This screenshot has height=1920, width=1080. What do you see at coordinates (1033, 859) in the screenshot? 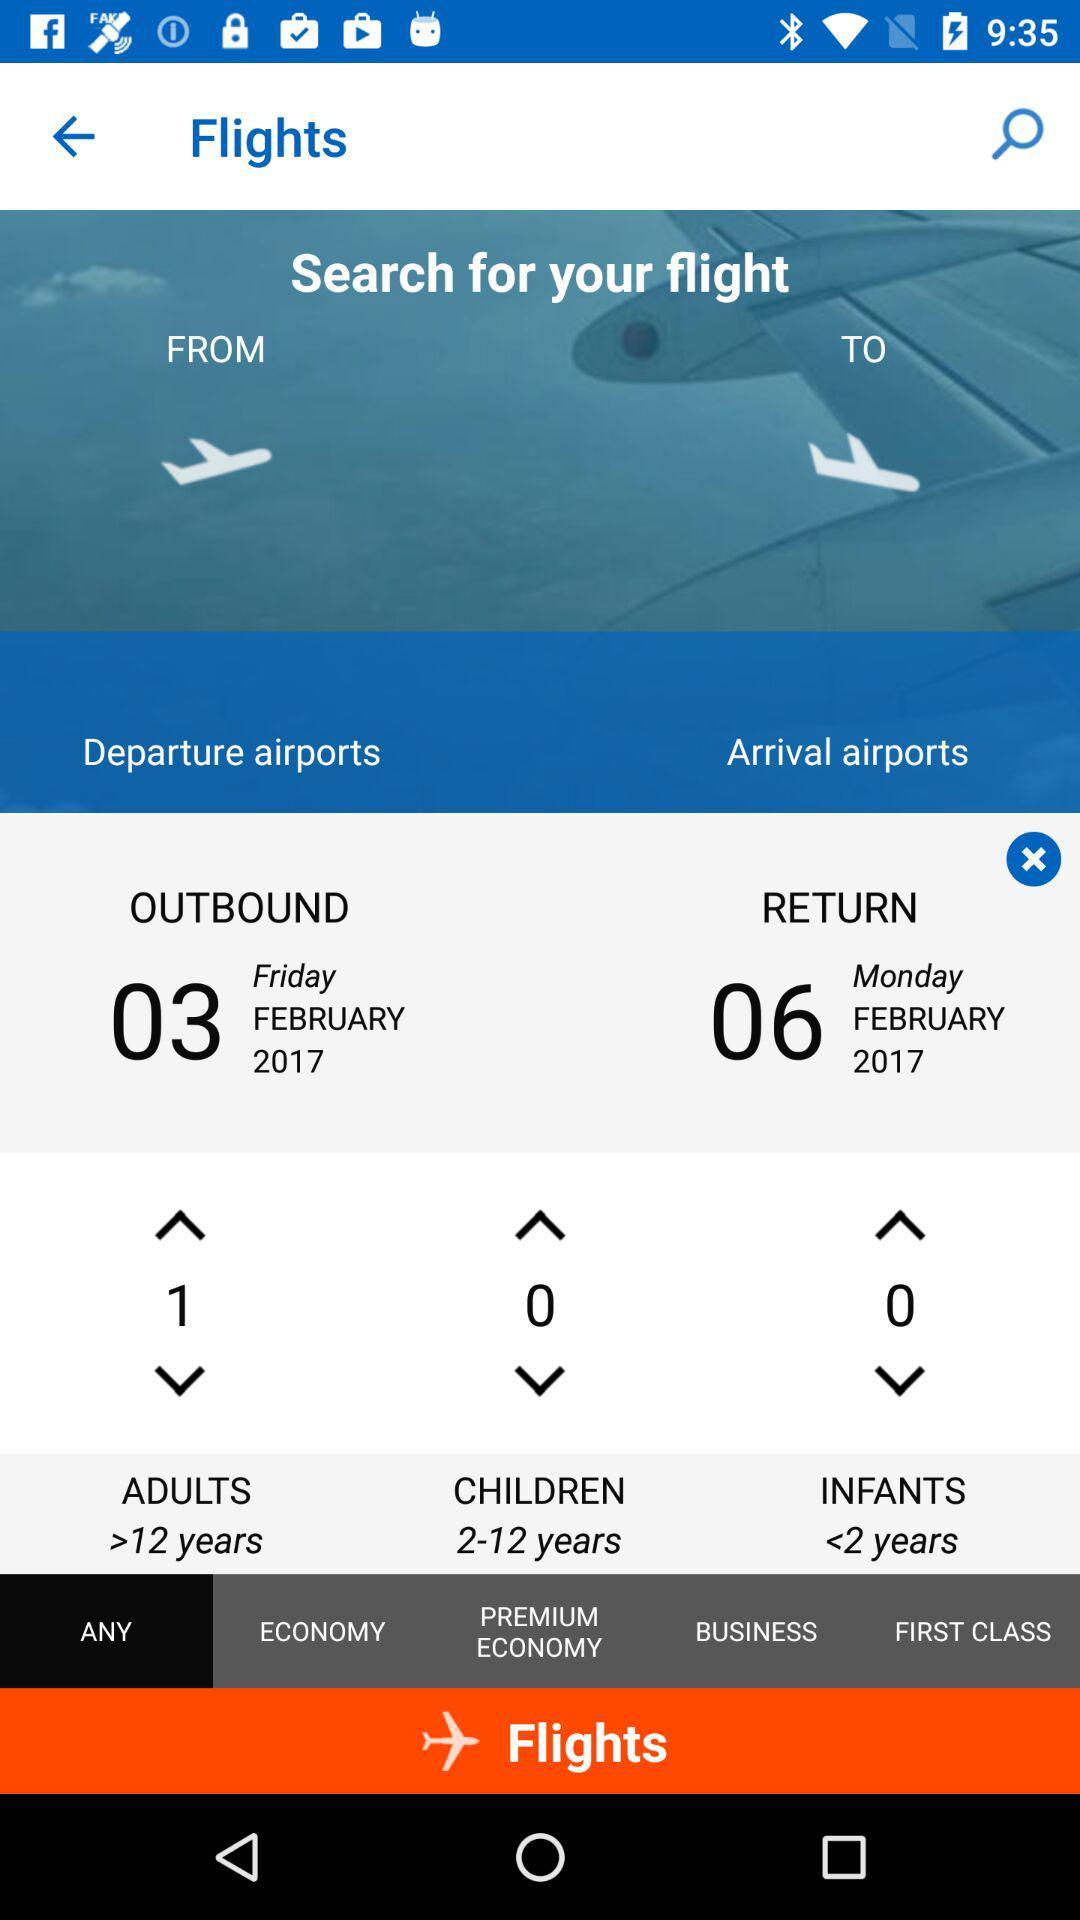
I see `flight search` at bounding box center [1033, 859].